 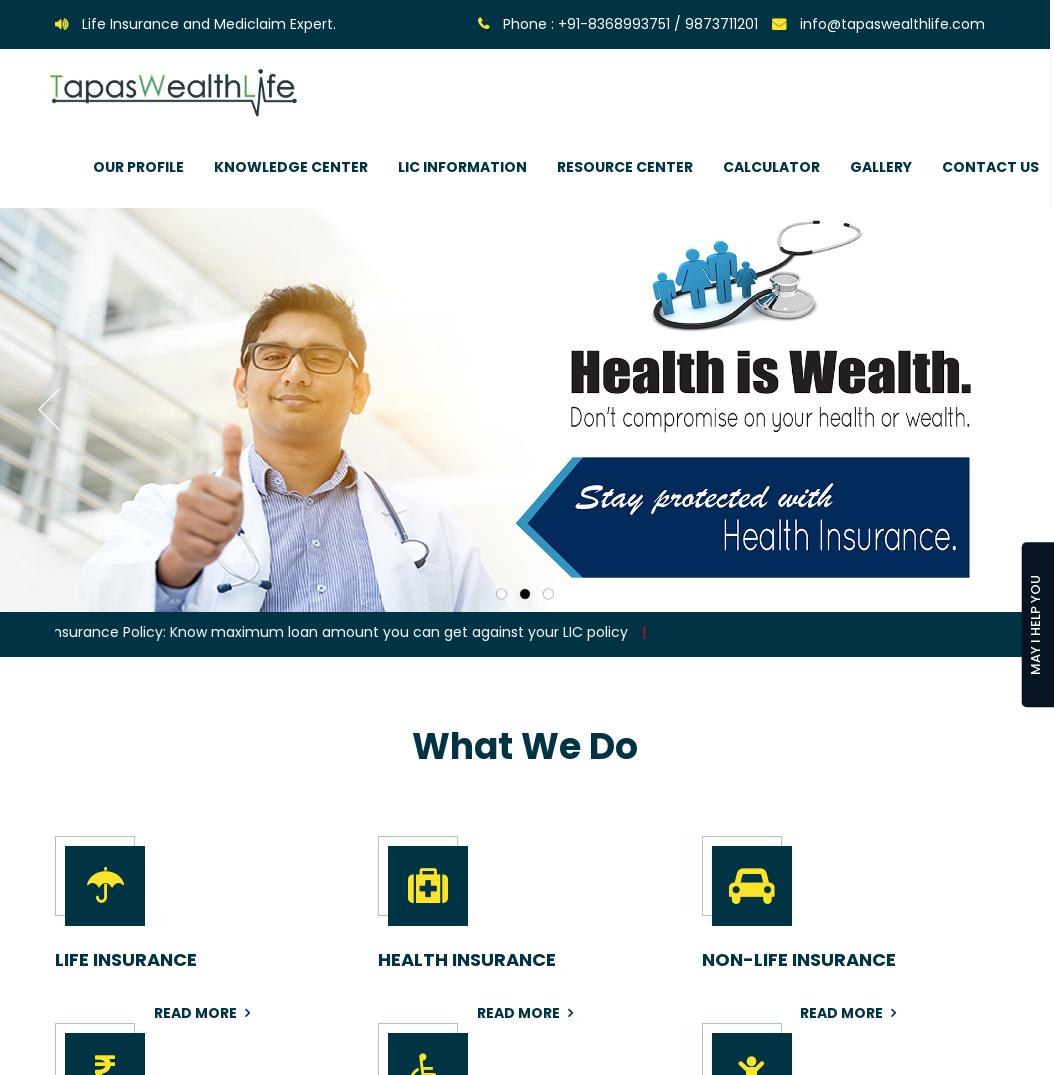 What do you see at coordinates (292, 231) in the screenshot?
I see `'Why Life Insurance'` at bounding box center [292, 231].